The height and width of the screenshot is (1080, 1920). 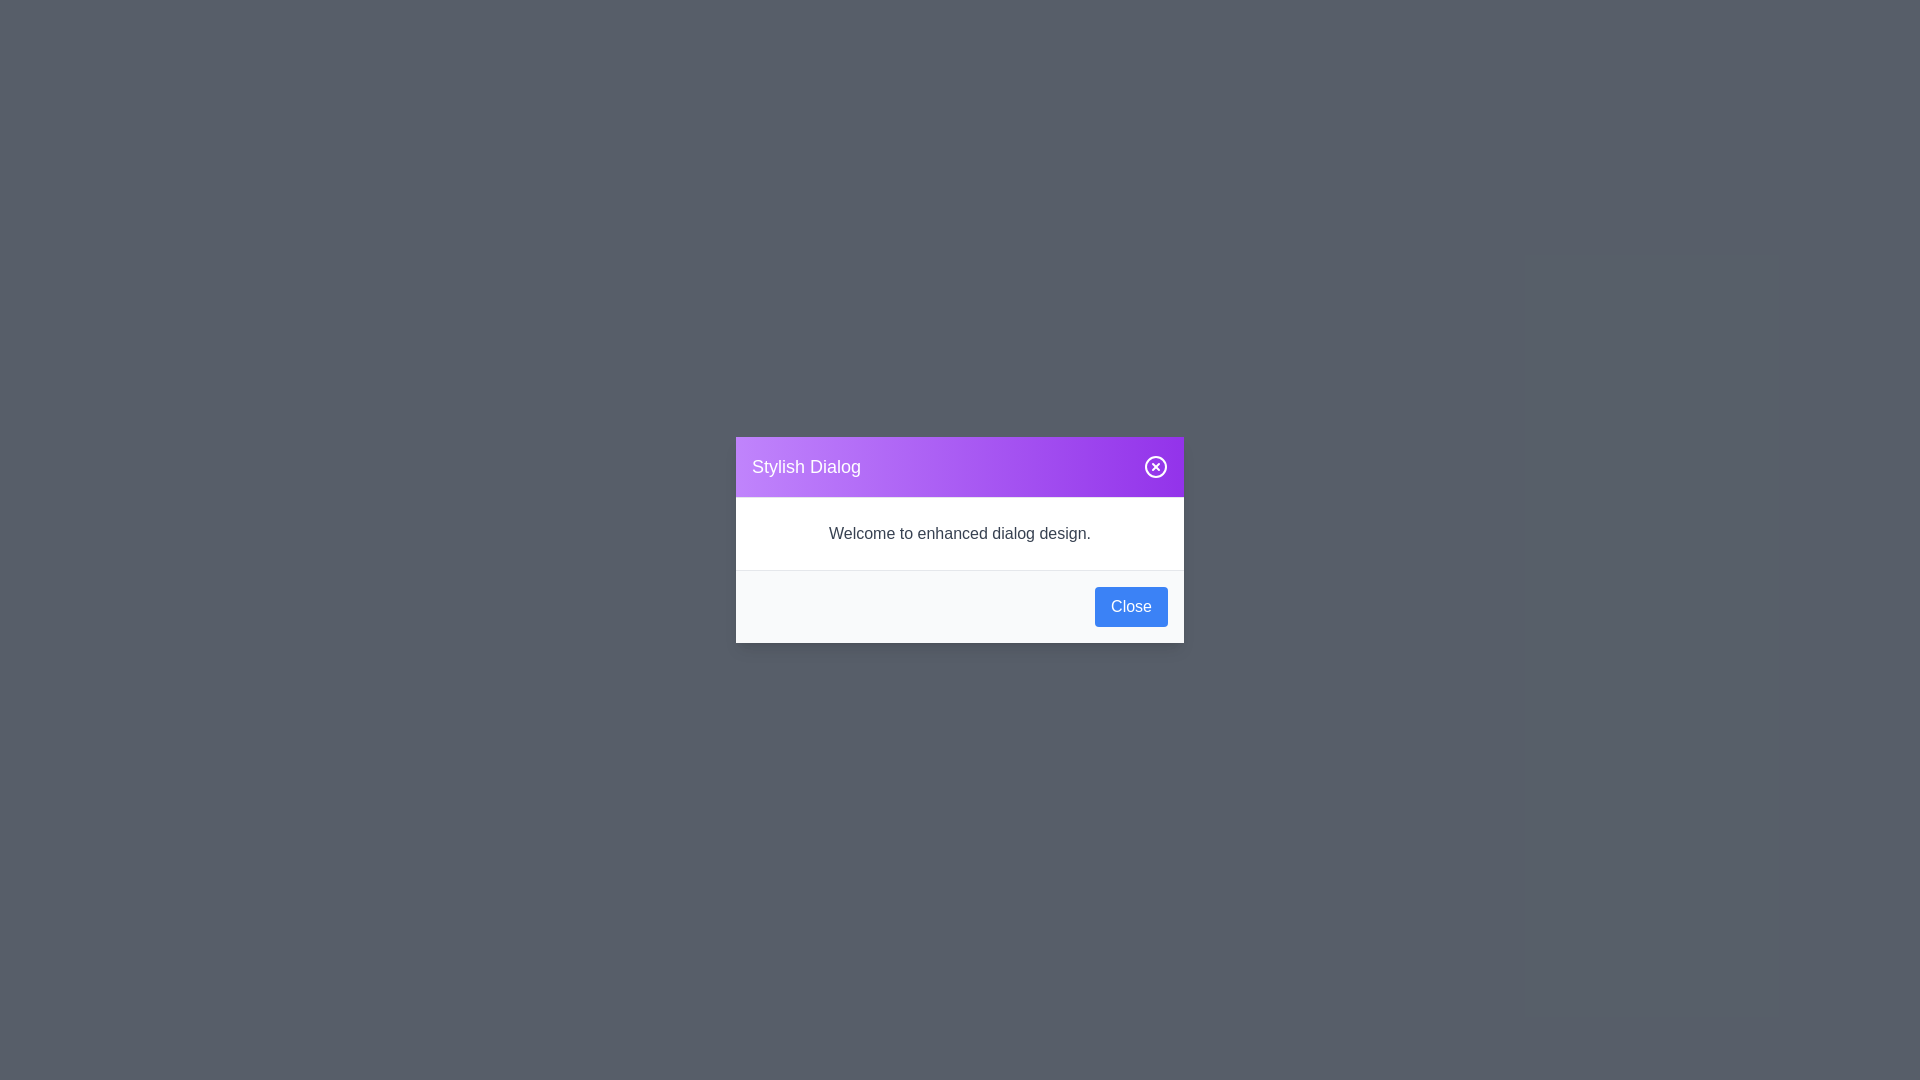 I want to click on the 'Close' button located at the bottom right of the dialog box, so click(x=1131, y=605).